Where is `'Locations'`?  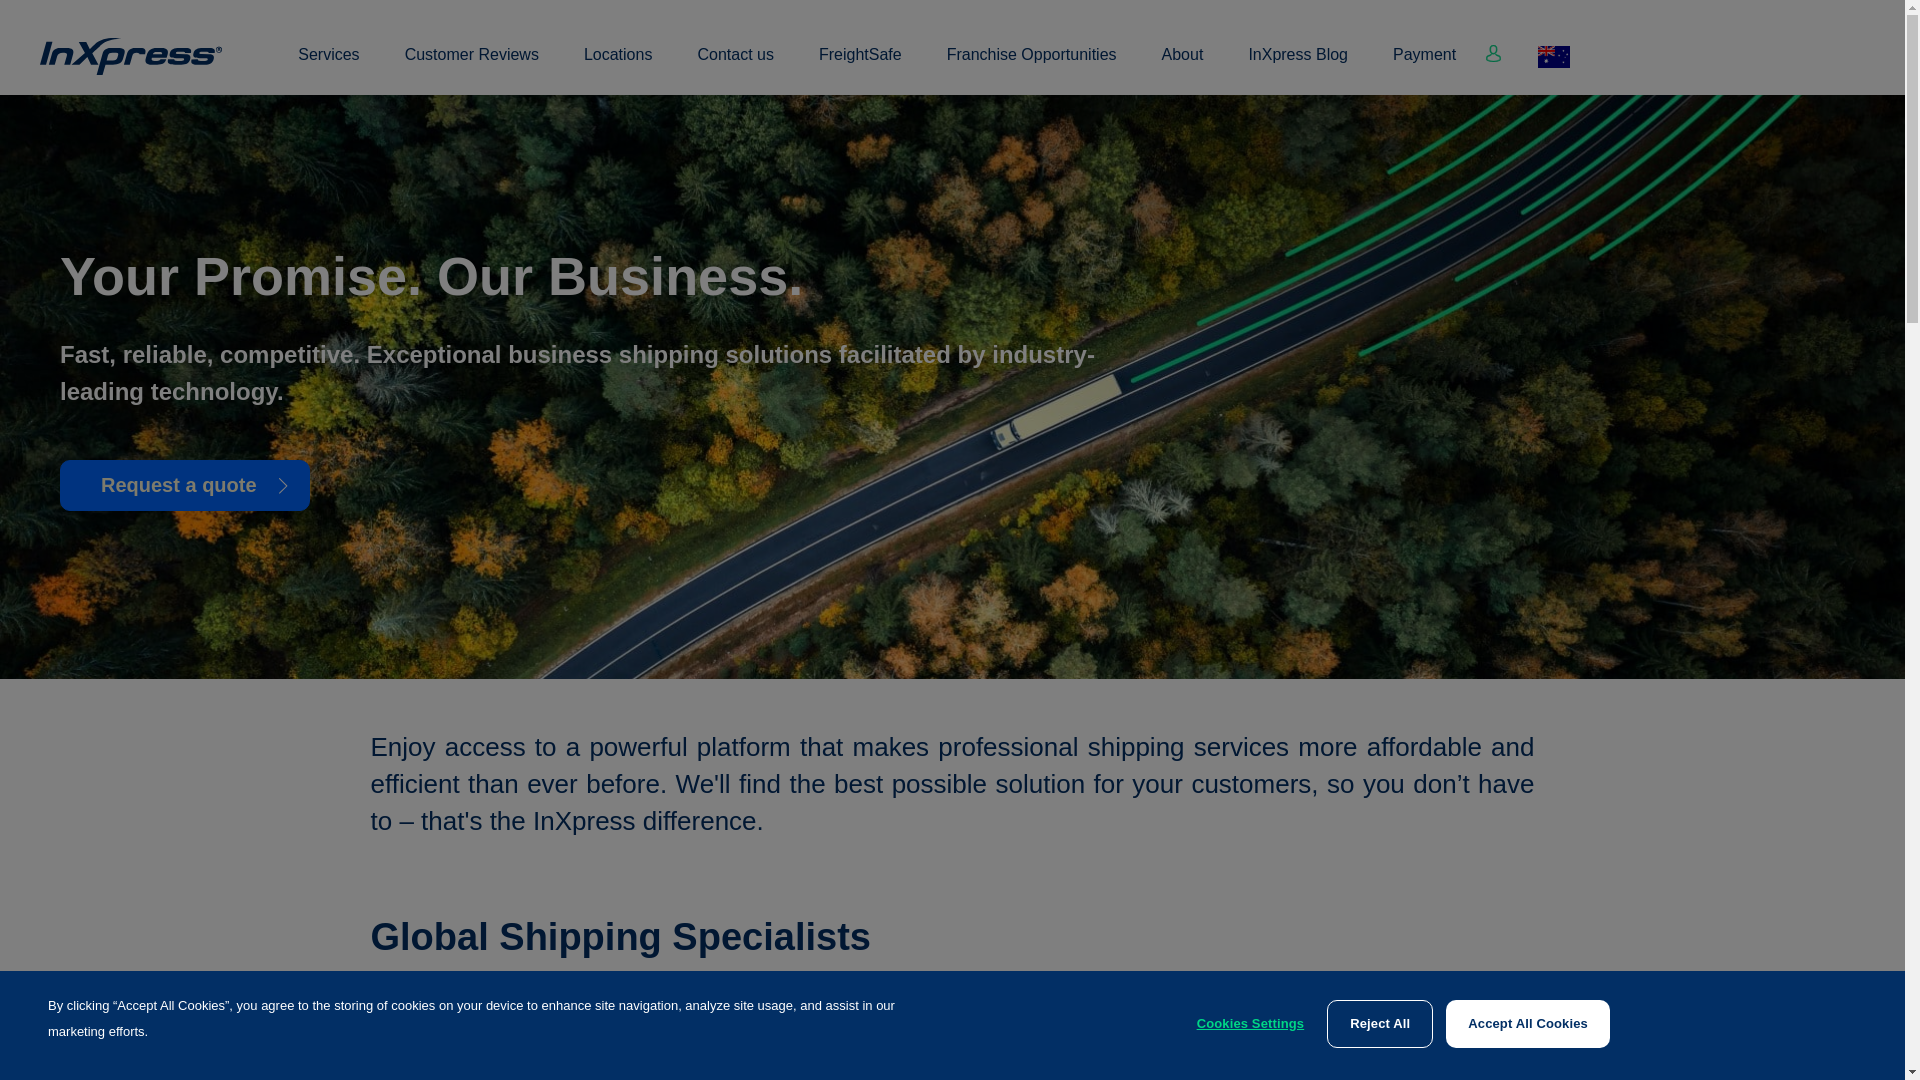
'Locations' is located at coordinates (617, 65).